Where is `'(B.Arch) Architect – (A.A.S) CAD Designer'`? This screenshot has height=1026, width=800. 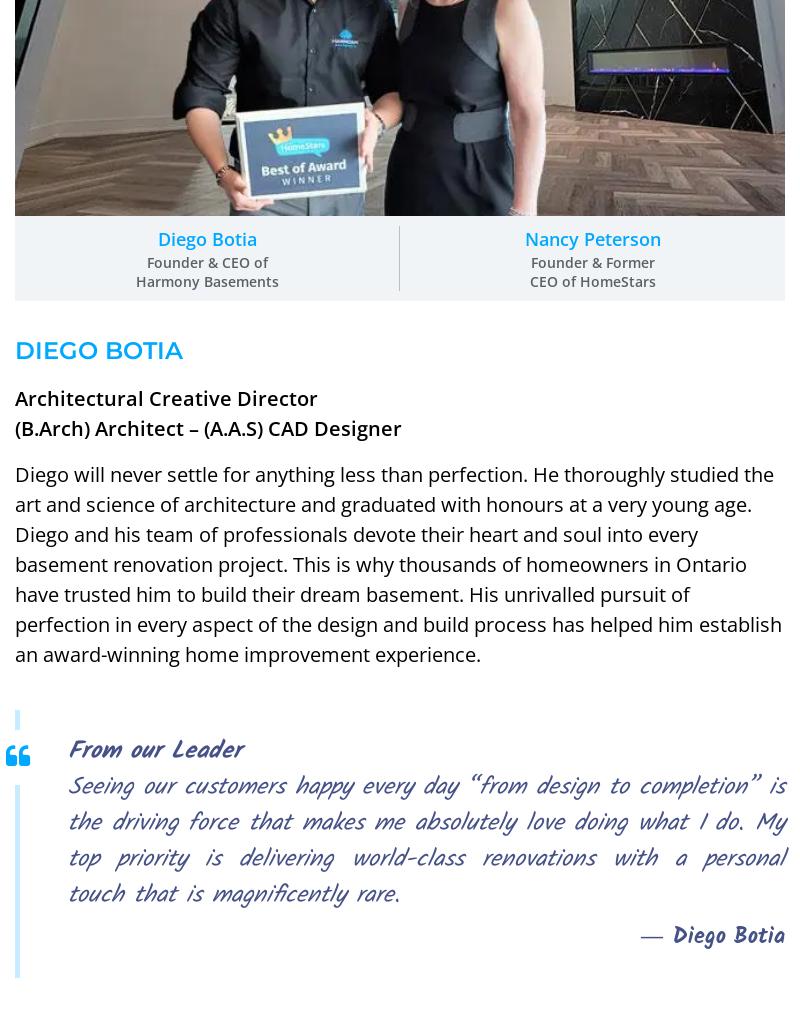
'(B.Arch) Architect – (A.A.S) CAD Designer' is located at coordinates (14, 427).